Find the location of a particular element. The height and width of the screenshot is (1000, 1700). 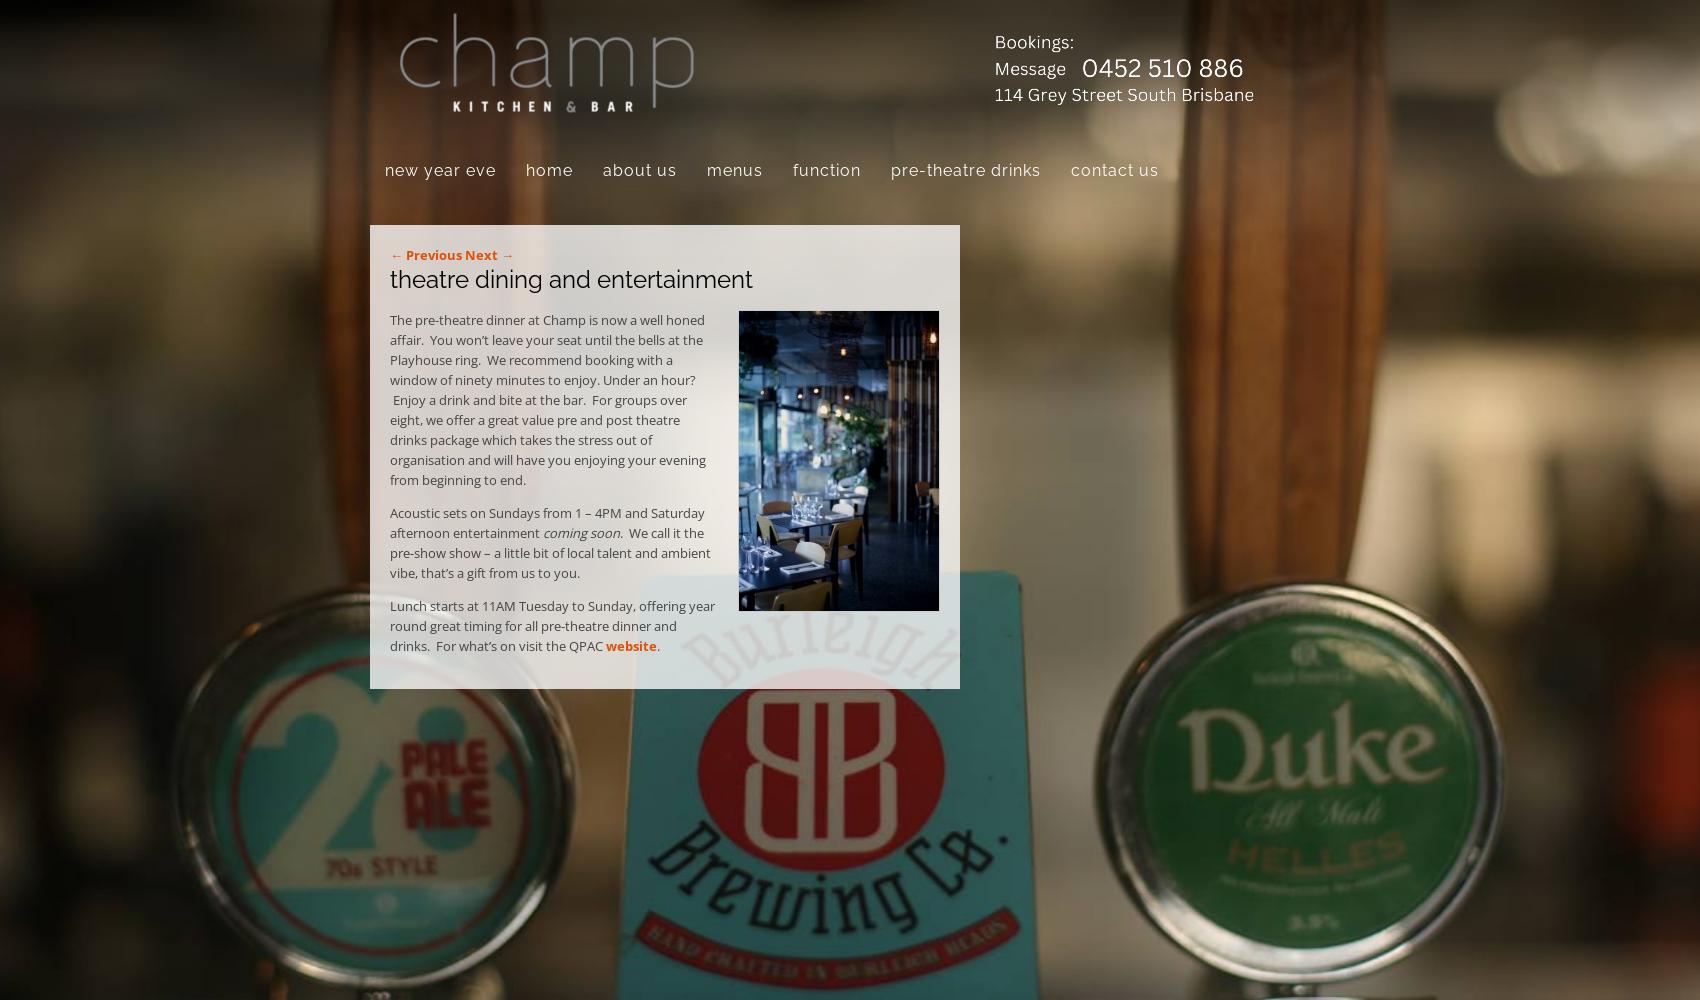

'.' is located at coordinates (657, 646).